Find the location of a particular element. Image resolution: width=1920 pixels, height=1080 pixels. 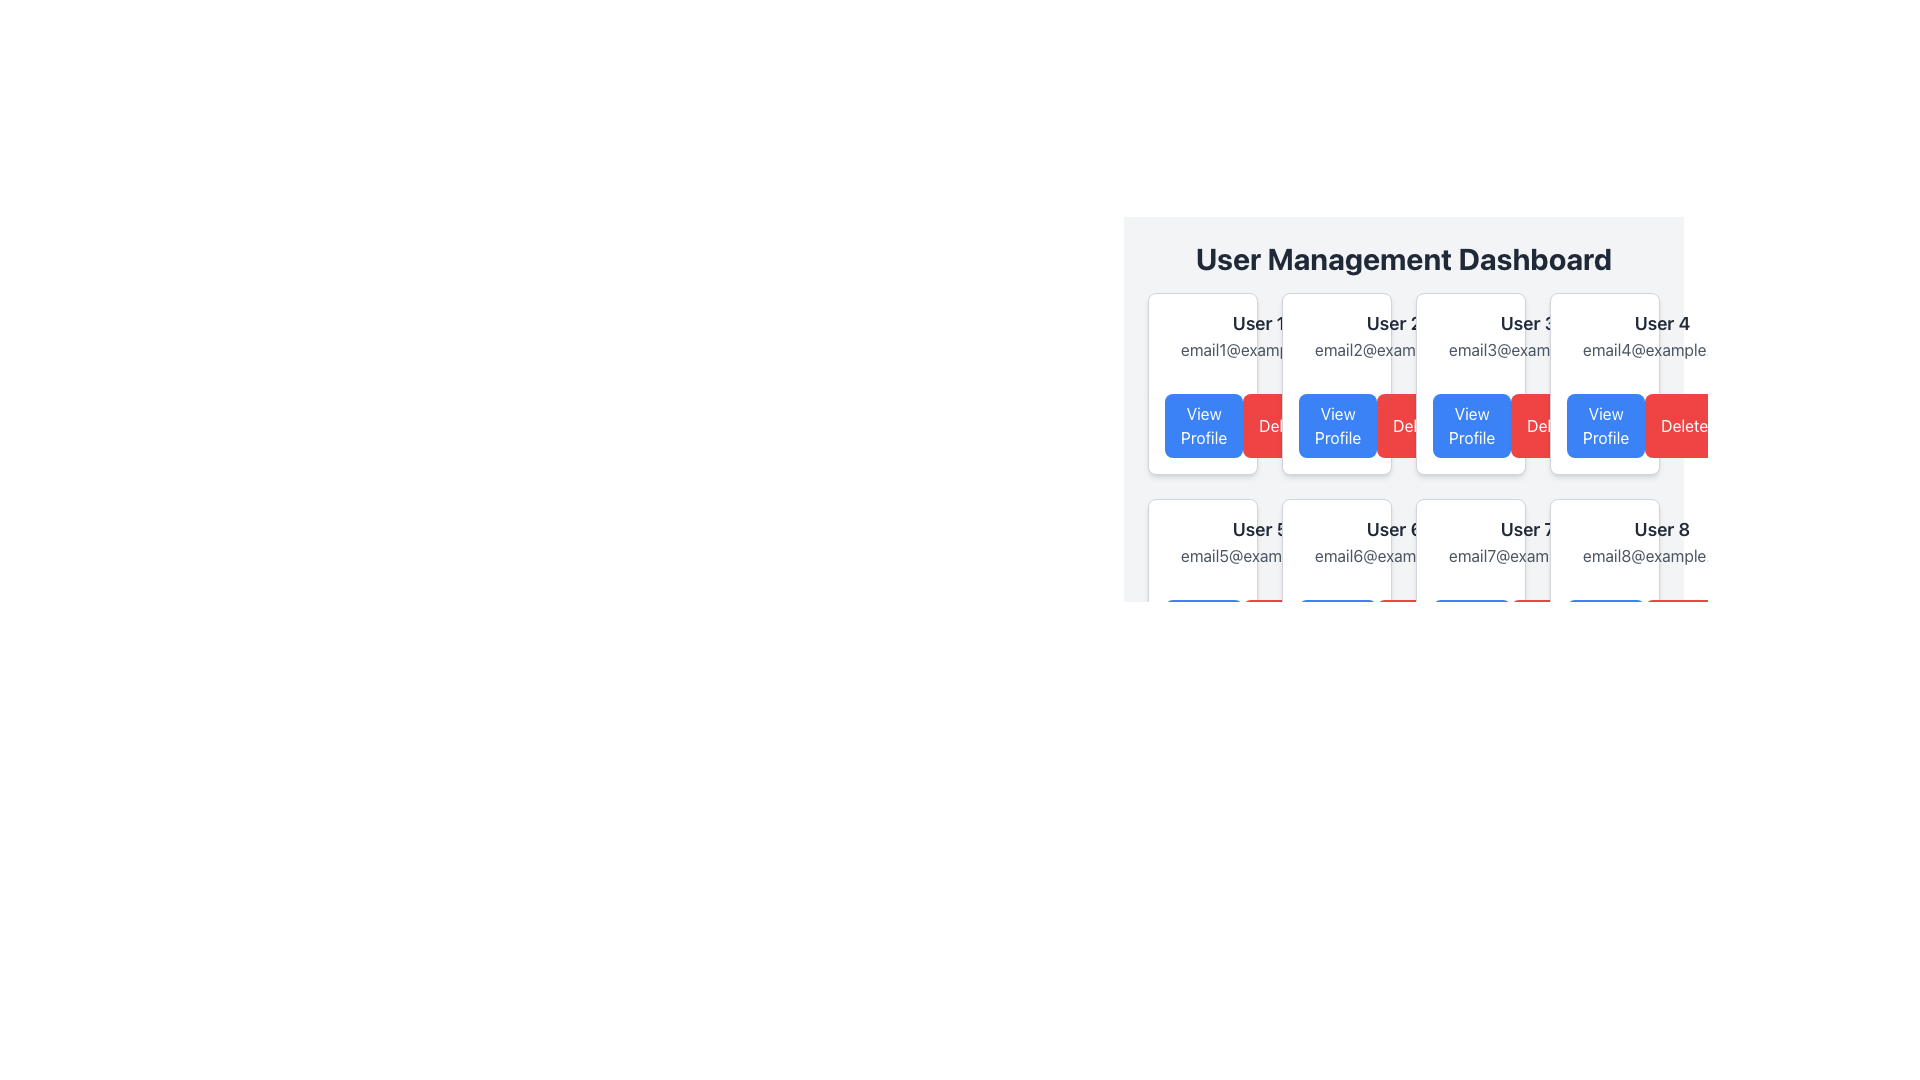

the email address text label associated with 'User 4', located on the right side of the User Management Dashboard, beneath the 'User 4' label is located at coordinates (1662, 349).